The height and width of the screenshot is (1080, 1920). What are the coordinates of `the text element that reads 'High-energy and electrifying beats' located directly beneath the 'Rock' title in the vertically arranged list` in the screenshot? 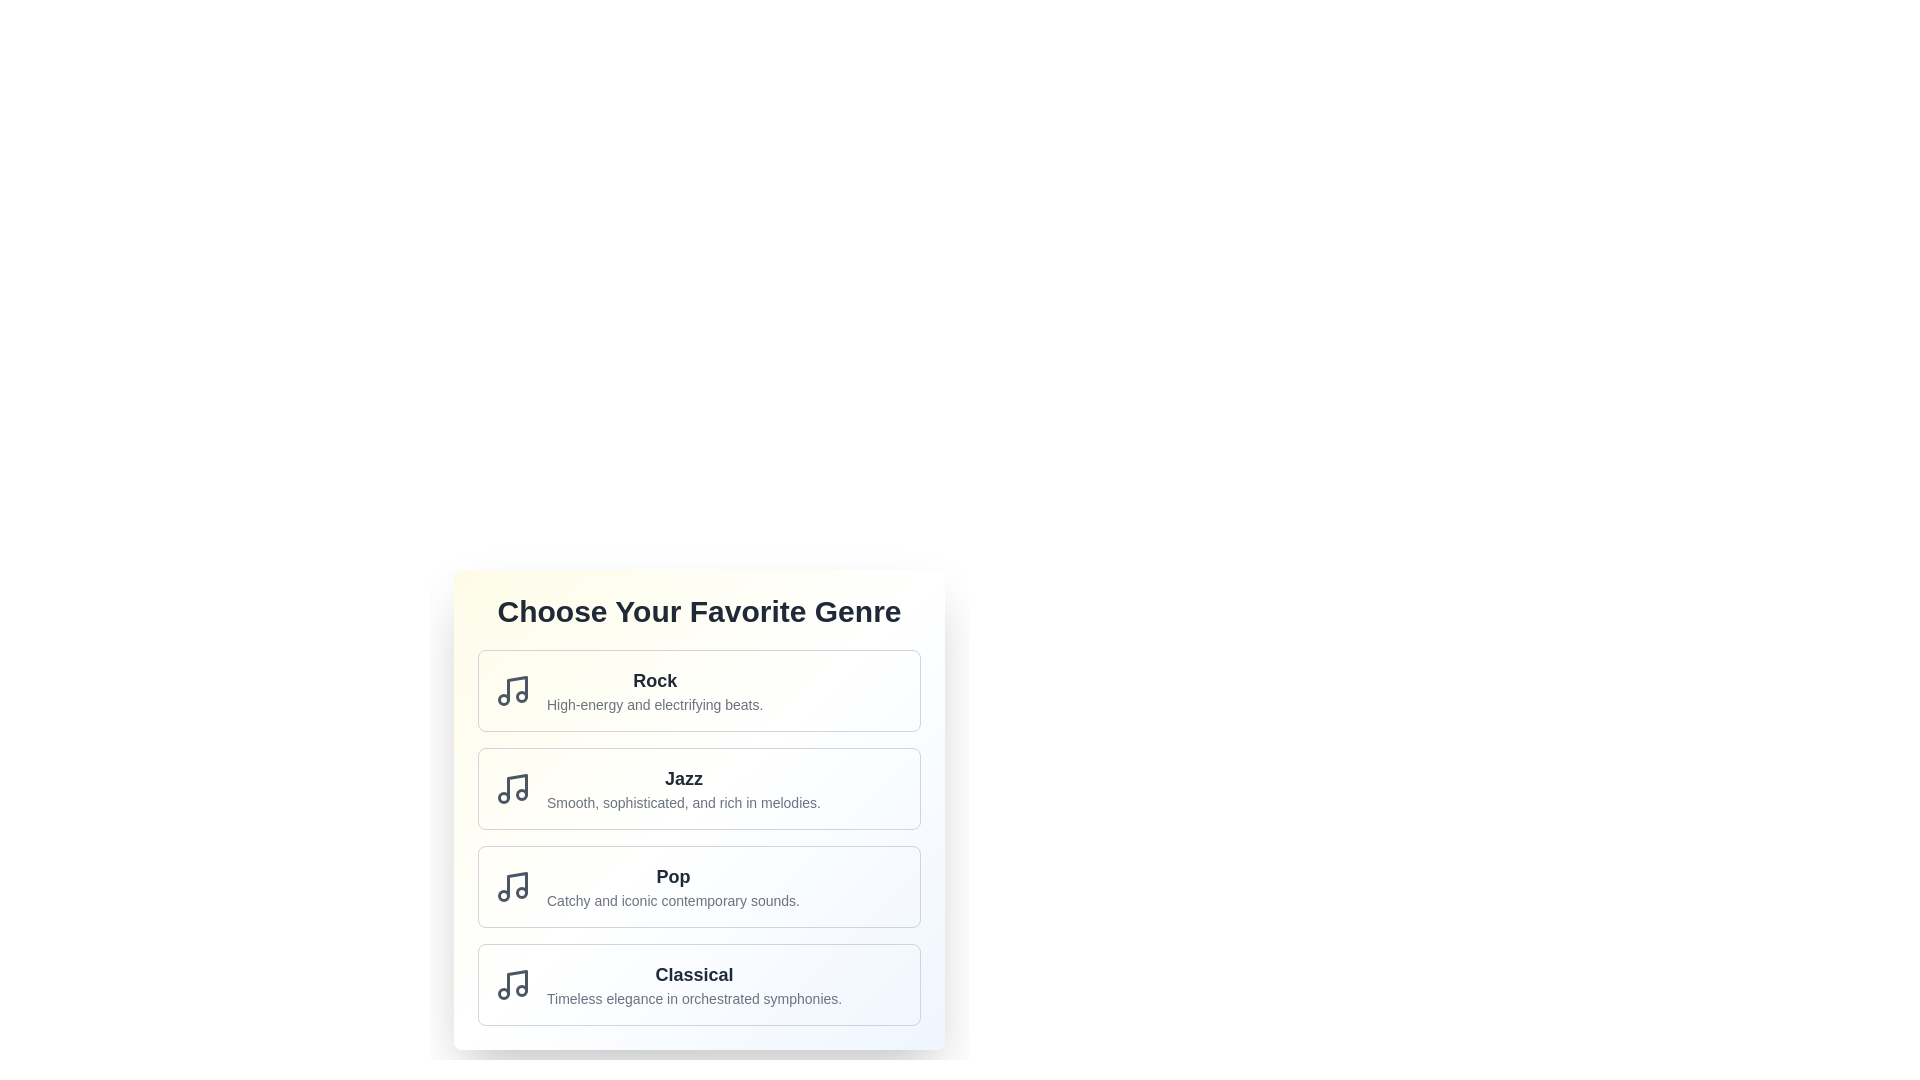 It's located at (655, 704).